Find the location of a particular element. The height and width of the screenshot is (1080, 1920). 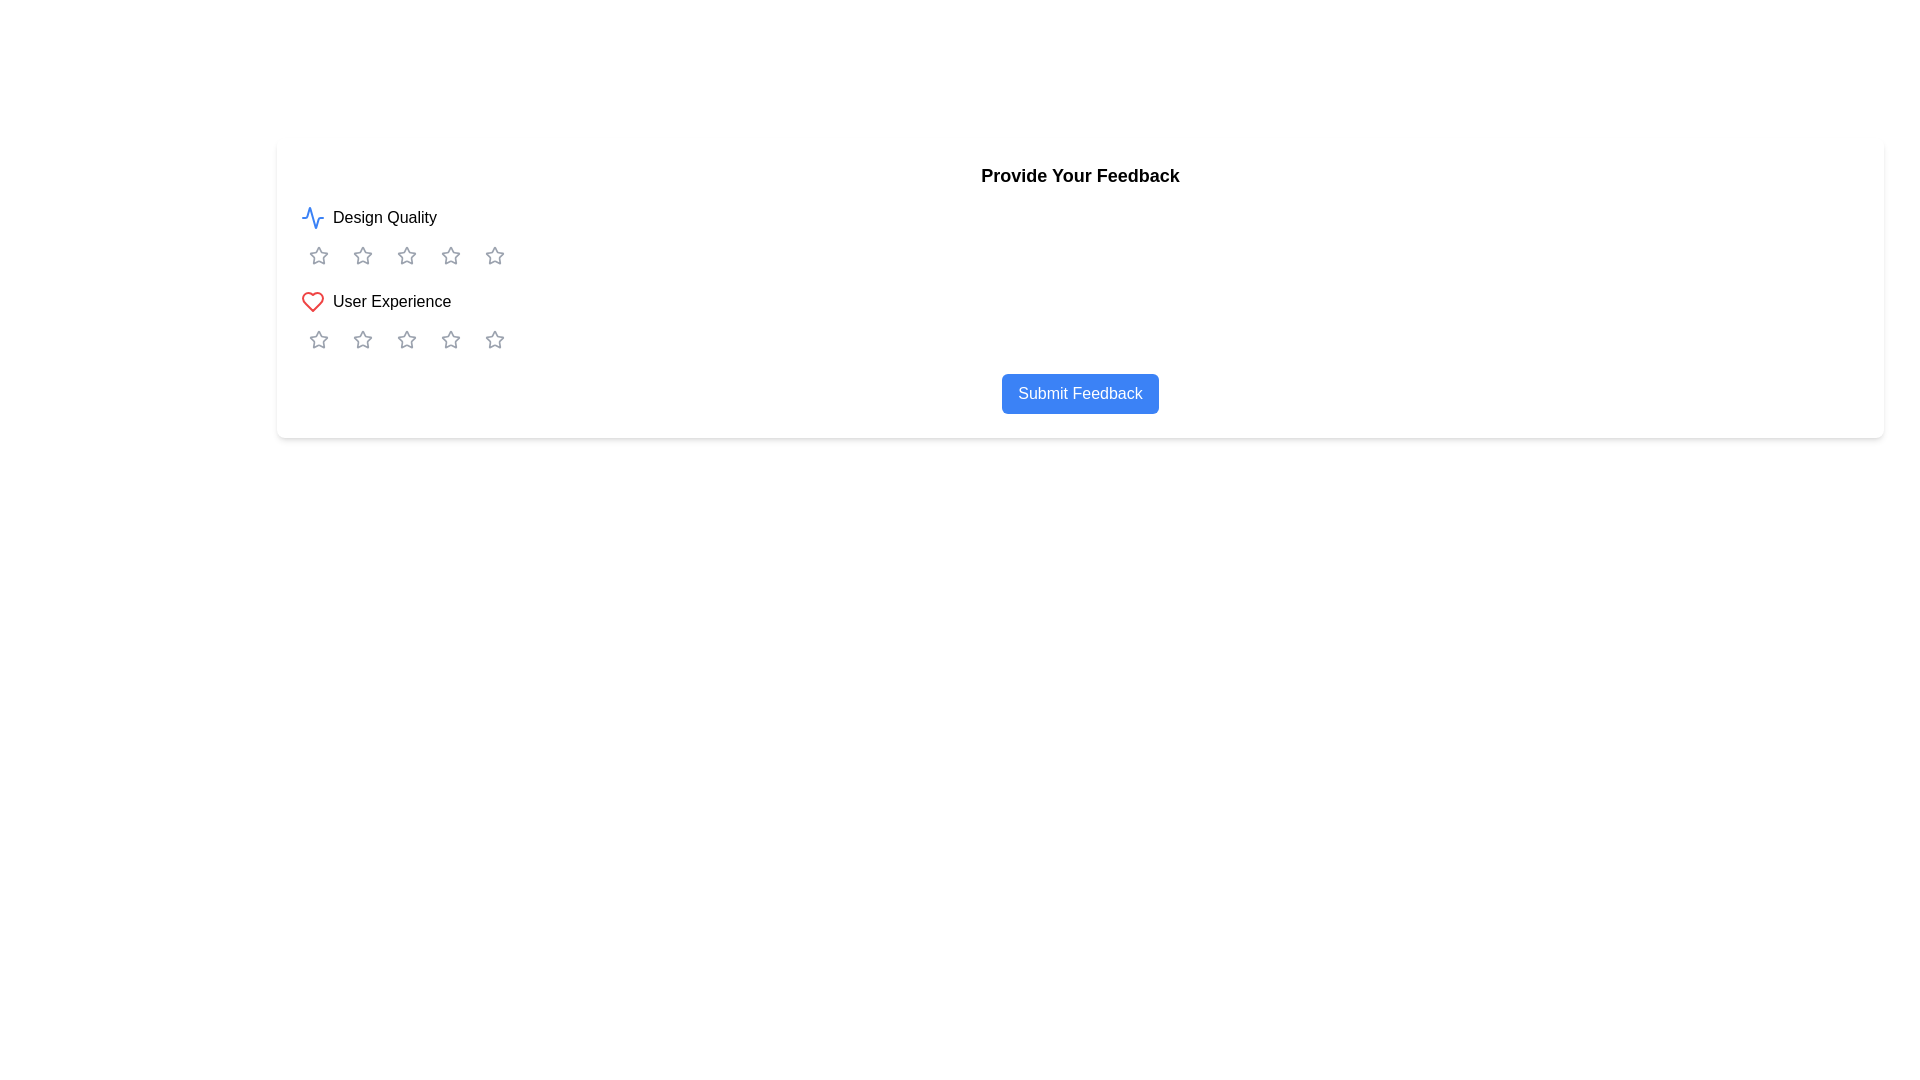

the blue icon resembling an activity graph or heartbeat, located to the left of the text 'Design Quality' is located at coordinates (311, 218).